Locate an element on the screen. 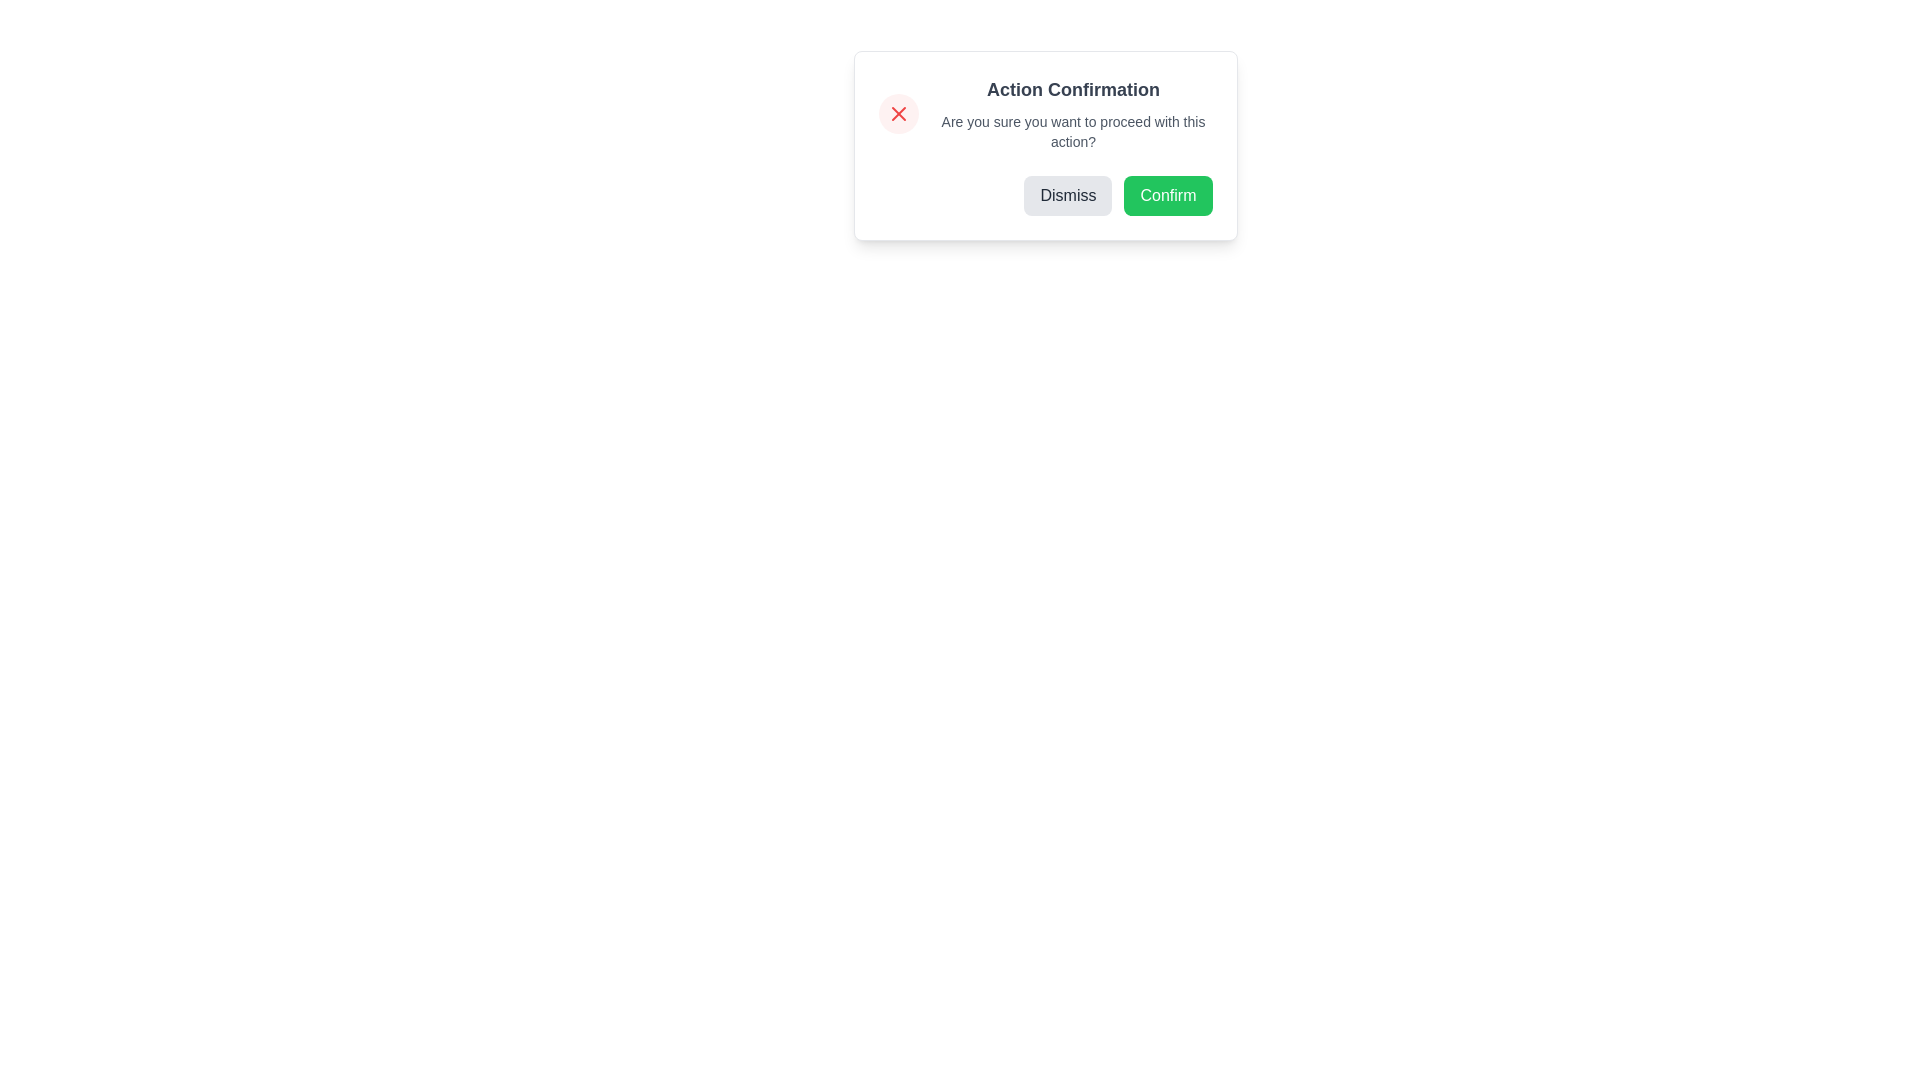 The height and width of the screenshot is (1080, 1920). the red 'X' icon located at the top-left corner of the 'Action Confirmation' dialog box, which features a circular light pink background is located at coordinates (897, 114).